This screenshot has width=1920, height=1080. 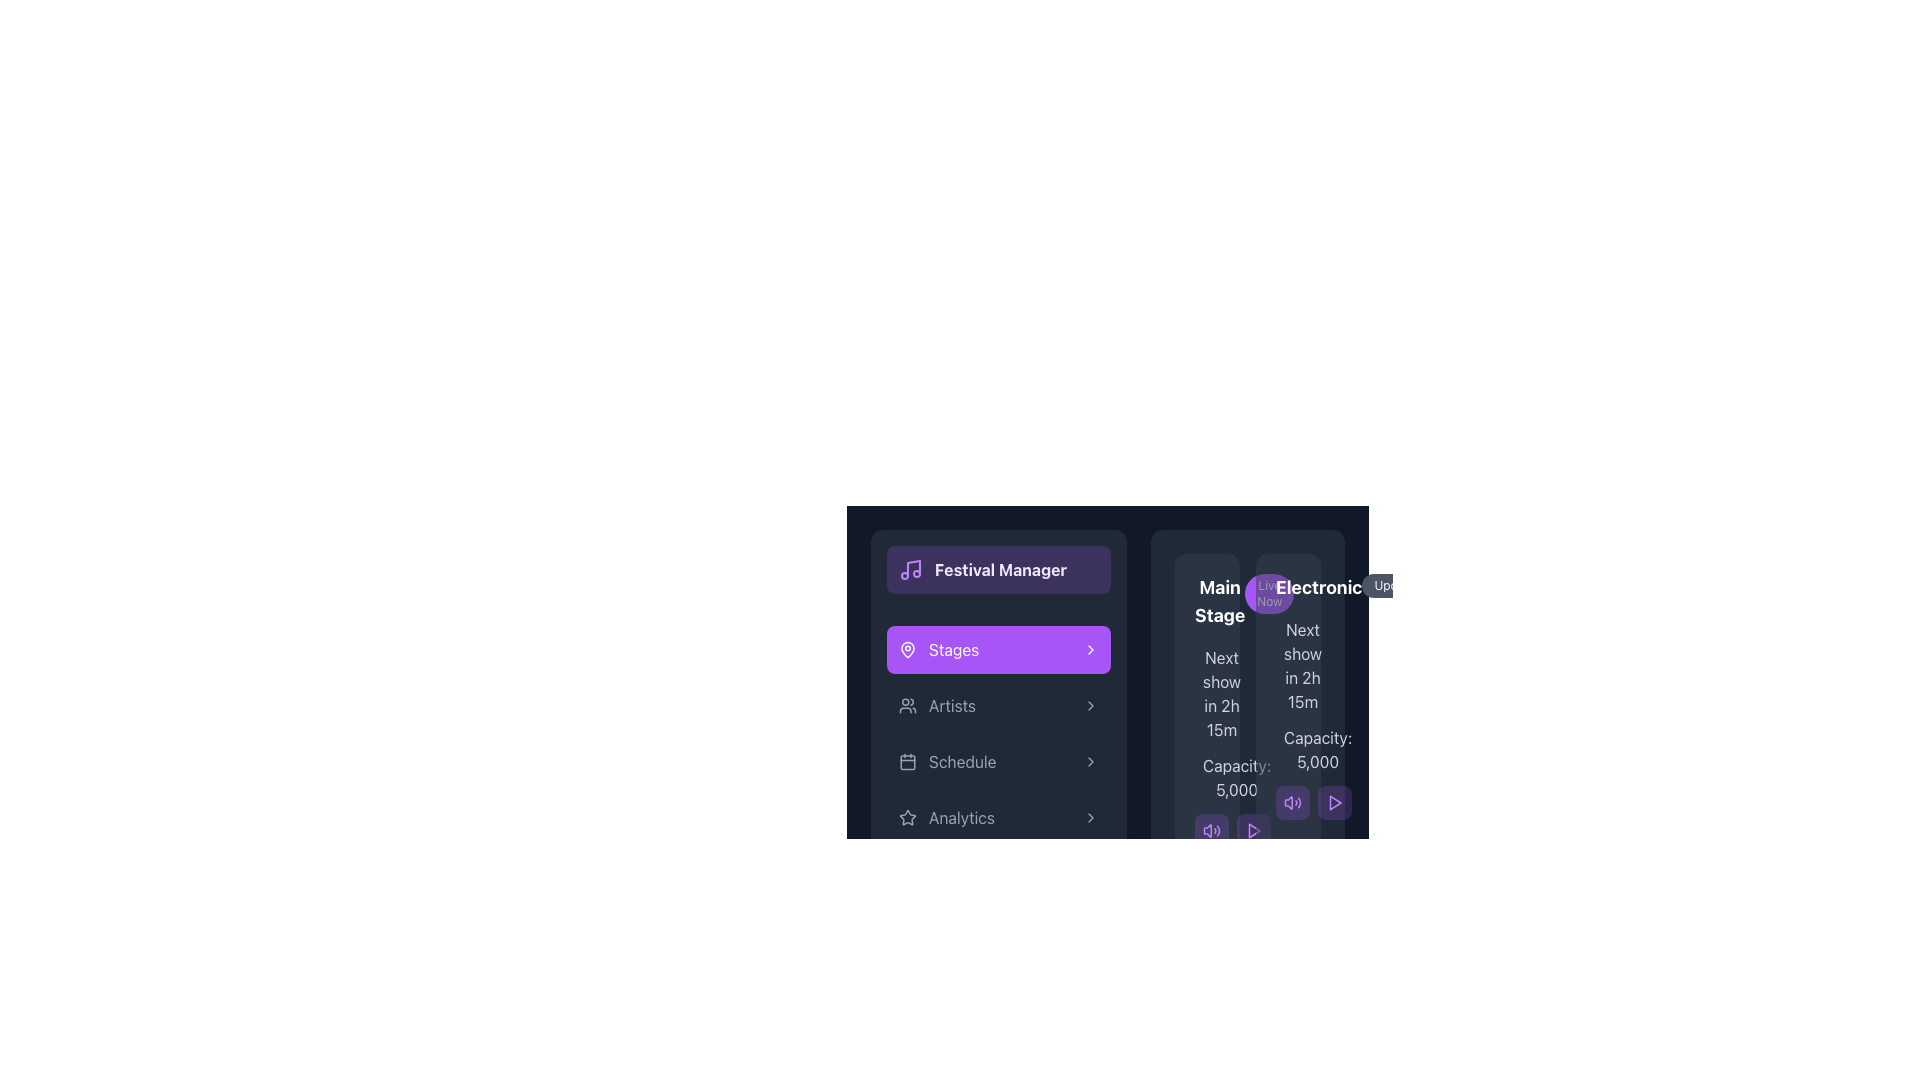 I want to click on the Text Label displaying 'Capacity: 5,000' located below 'Next show in 2h 15m' within the 'Electronic' card, so click(x=1236, y=777).